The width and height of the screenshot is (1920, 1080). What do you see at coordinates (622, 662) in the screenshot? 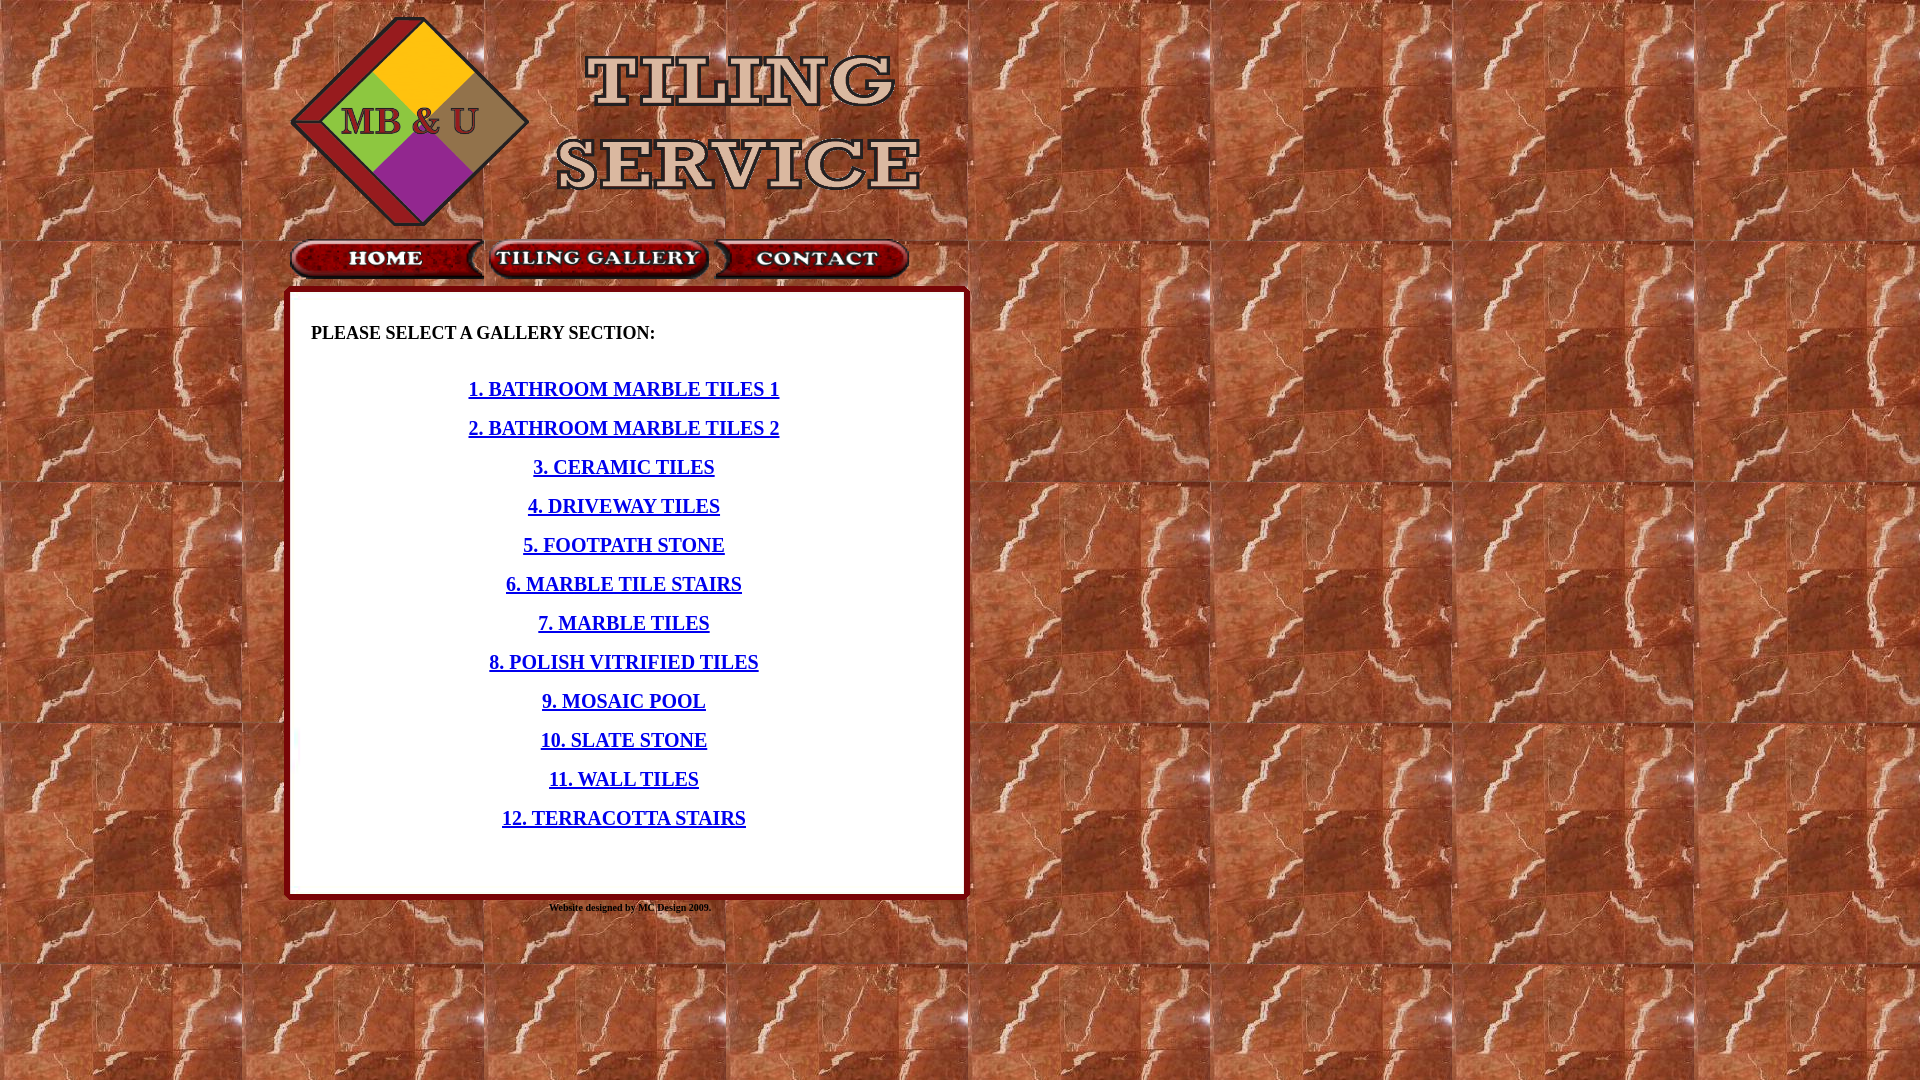
I see `'8. POLISH VITRIFIED TILES'` at bounding box center [622, 662].